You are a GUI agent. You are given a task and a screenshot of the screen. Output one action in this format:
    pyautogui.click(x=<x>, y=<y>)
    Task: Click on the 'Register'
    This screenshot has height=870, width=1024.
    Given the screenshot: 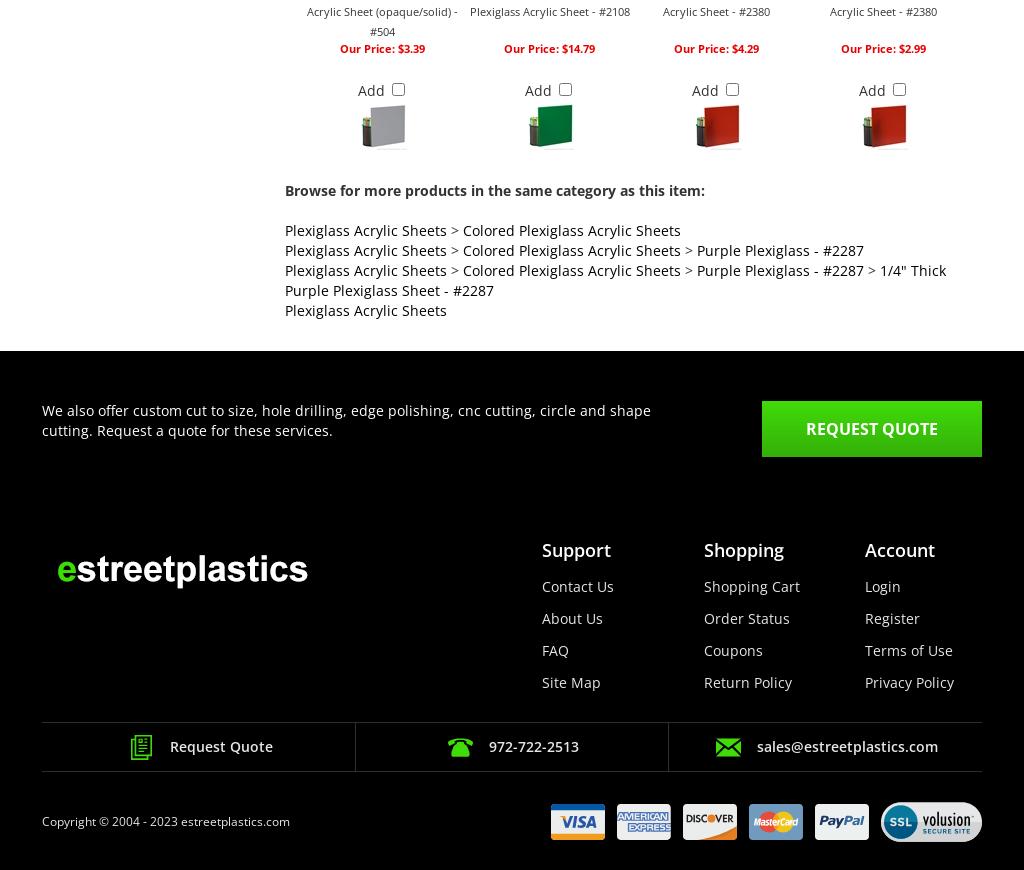 What is the action you would take?
    pyautogui.click(x=892, y=617)
    